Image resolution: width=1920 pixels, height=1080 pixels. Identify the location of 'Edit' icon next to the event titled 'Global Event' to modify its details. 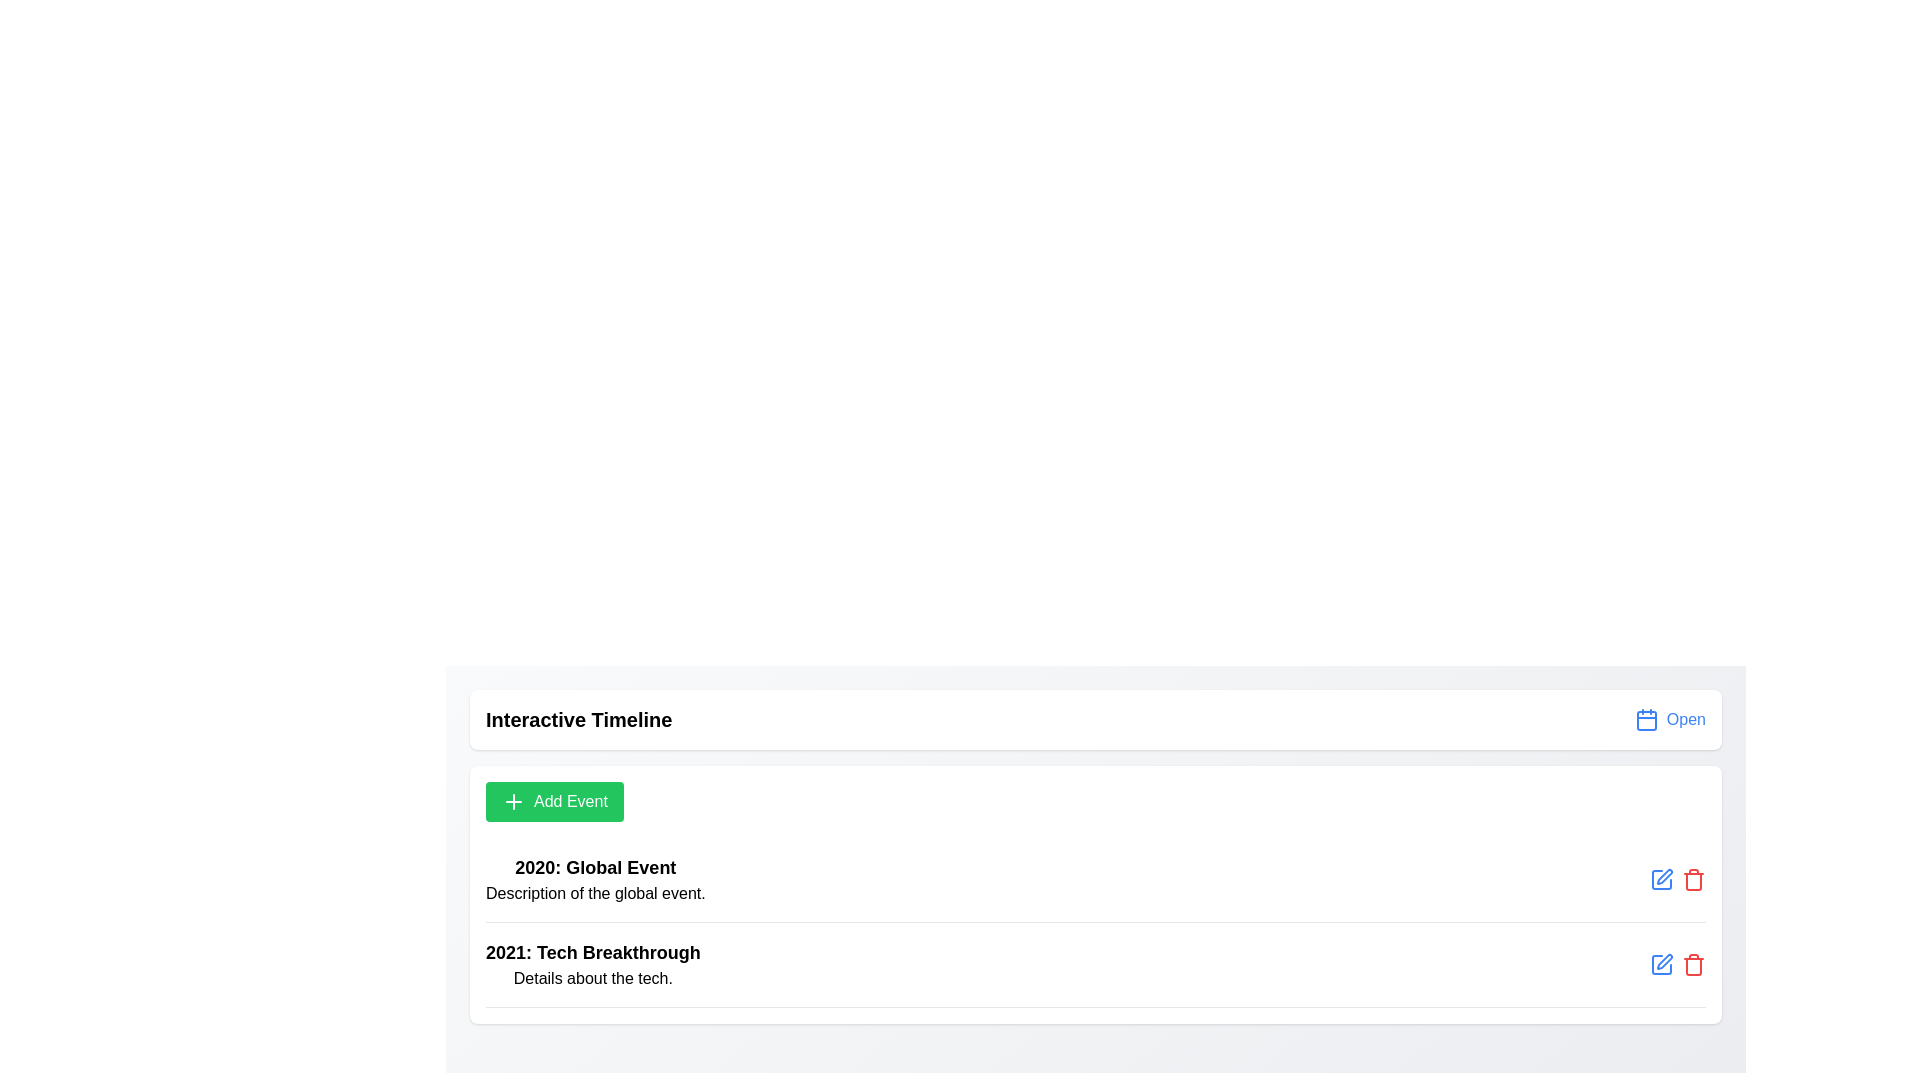
(1661, 878).